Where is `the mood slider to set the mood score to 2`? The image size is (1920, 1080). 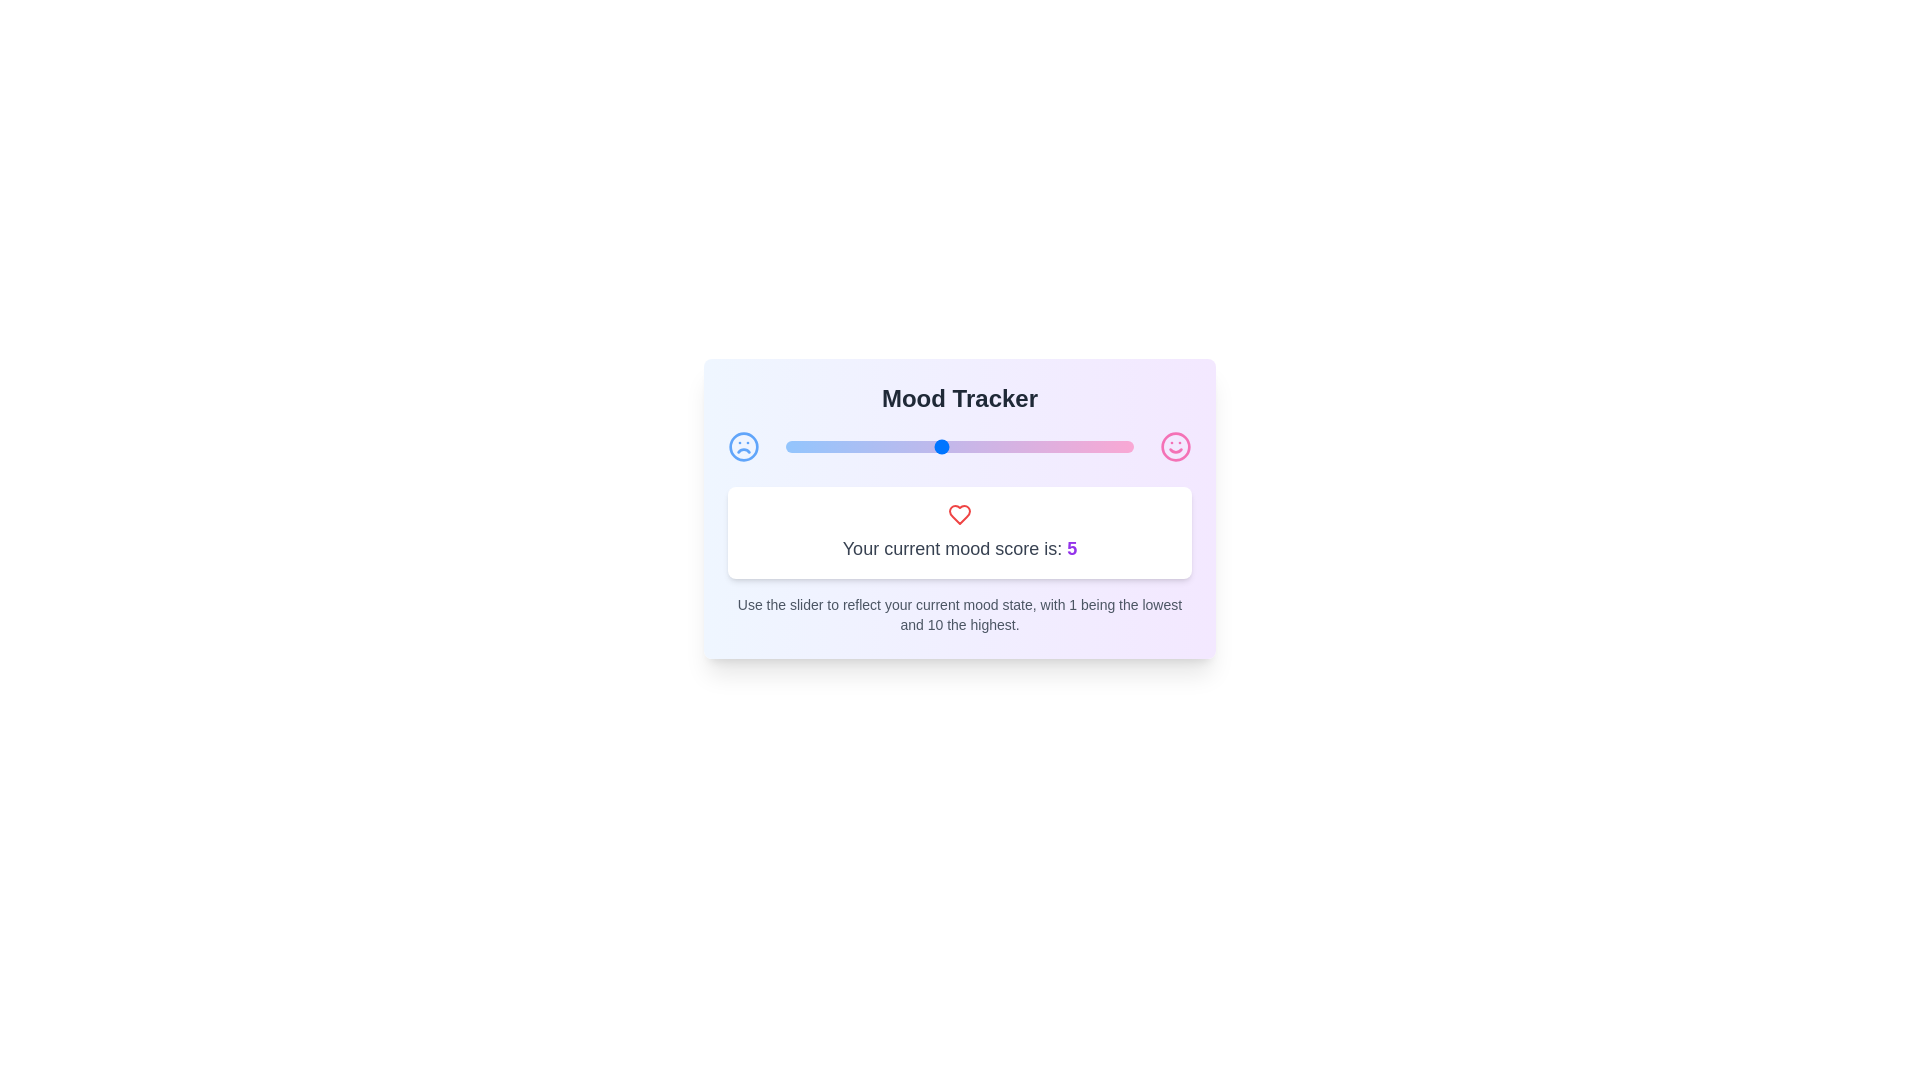 the mood slider to set the mood score to 2 is located at coordinates (824, 446).